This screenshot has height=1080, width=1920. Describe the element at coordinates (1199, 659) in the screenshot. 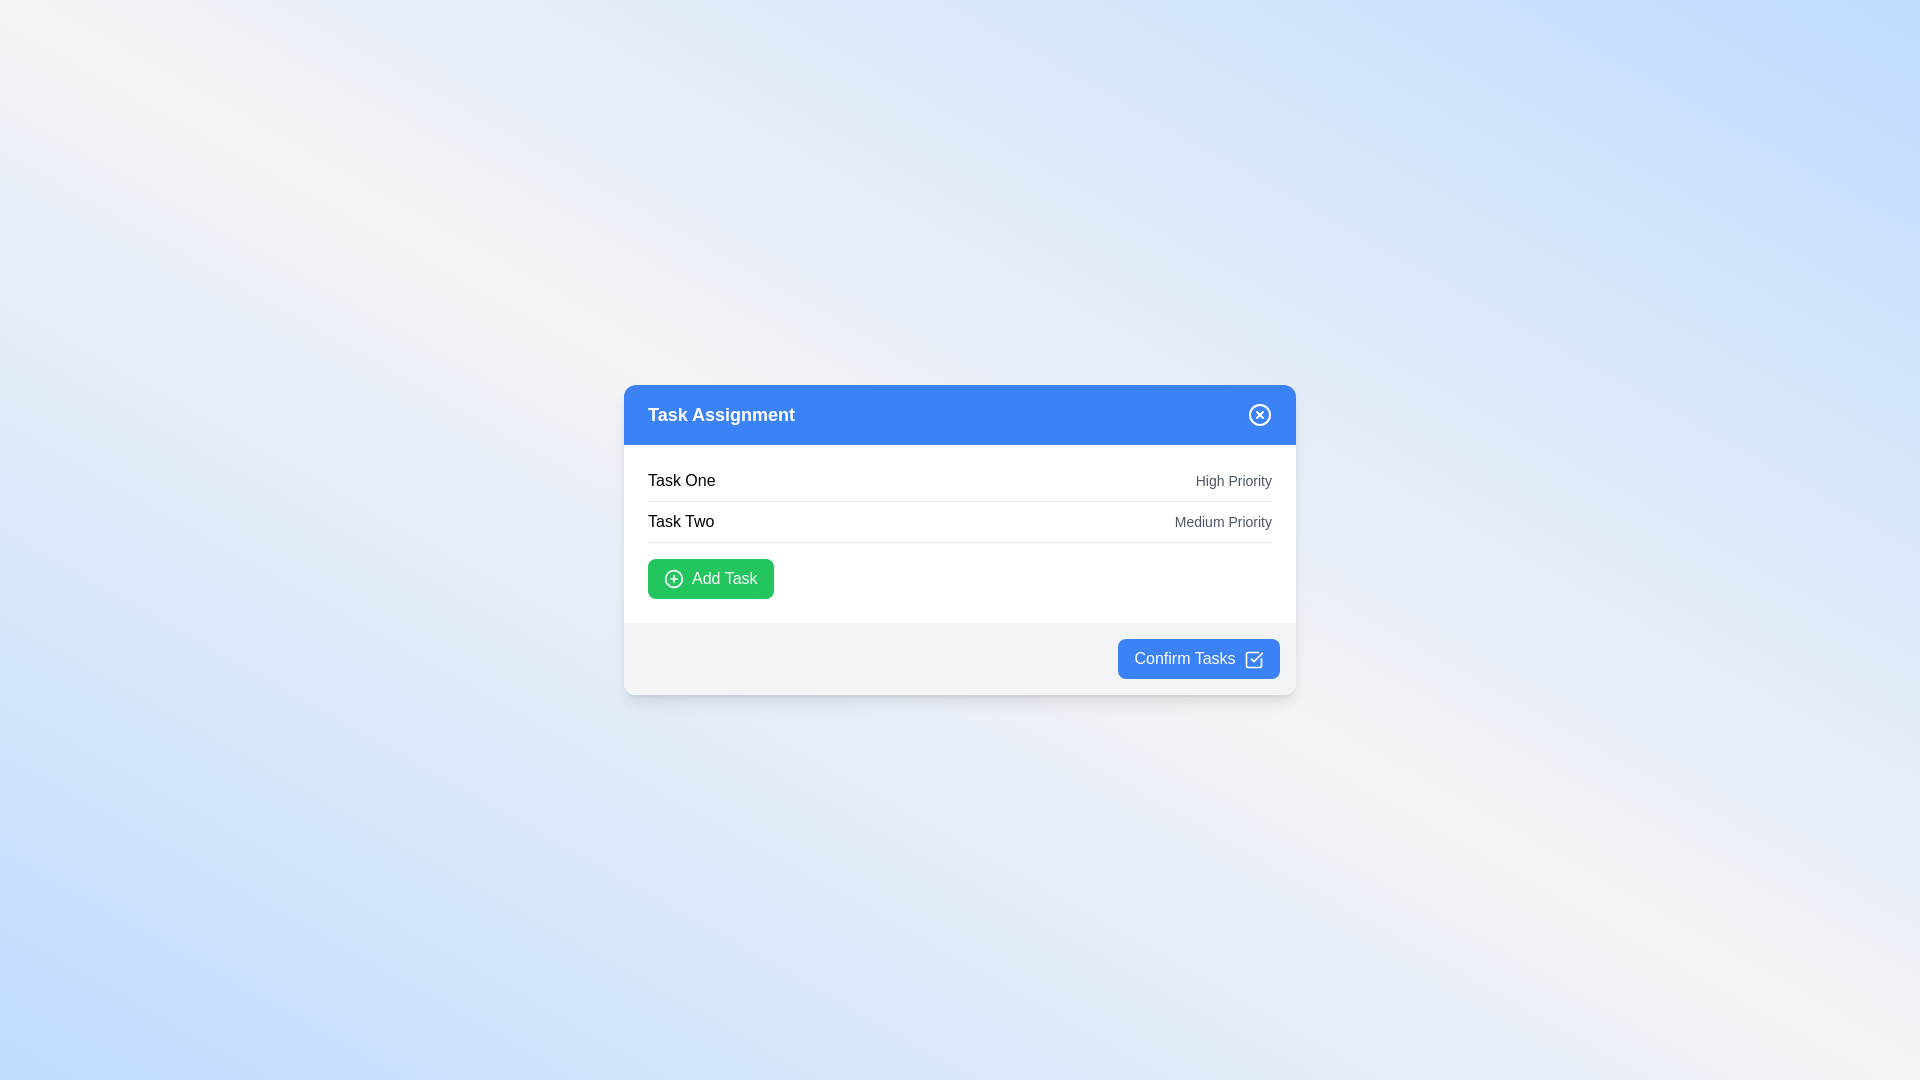

I see `the 'Confirm Tasks' button` at that location.